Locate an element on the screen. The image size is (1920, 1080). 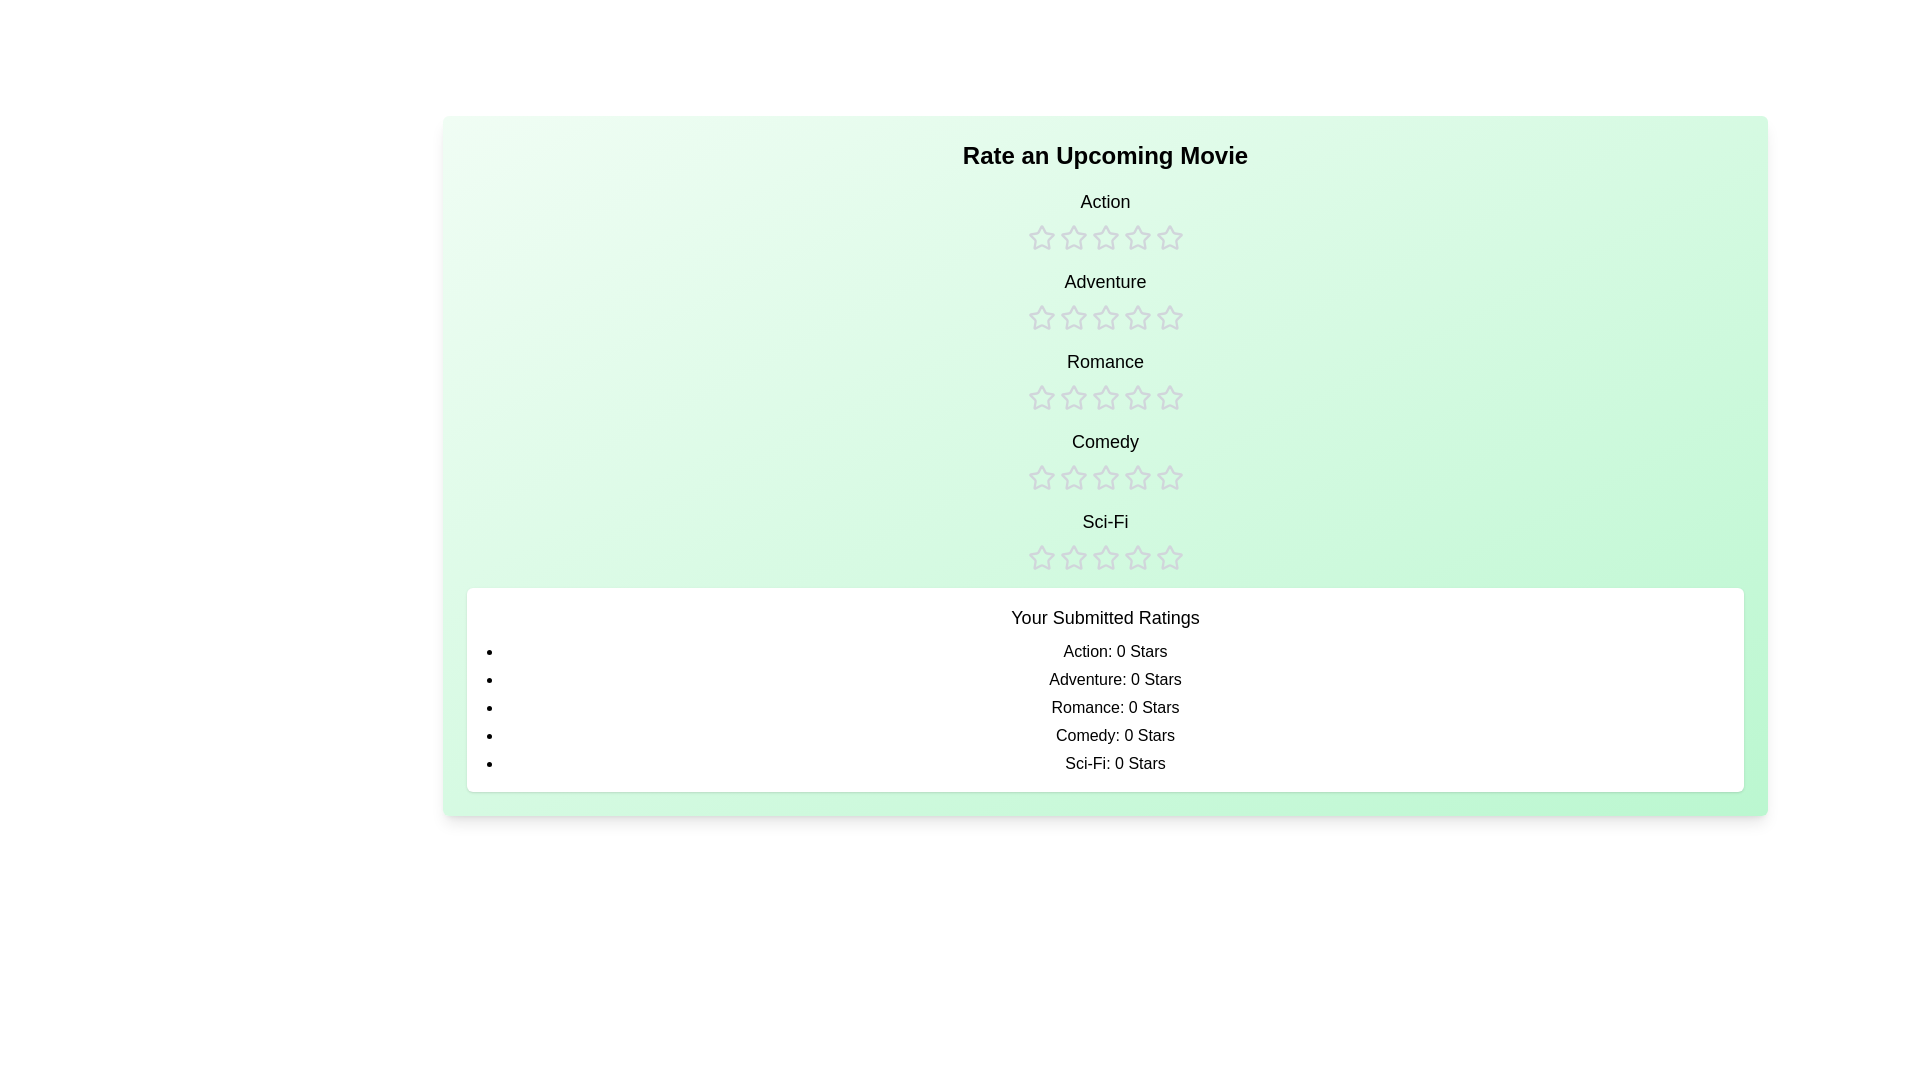
the rating for the Sci-Fi category to 4 stars is located at coordinates (1137, 540).